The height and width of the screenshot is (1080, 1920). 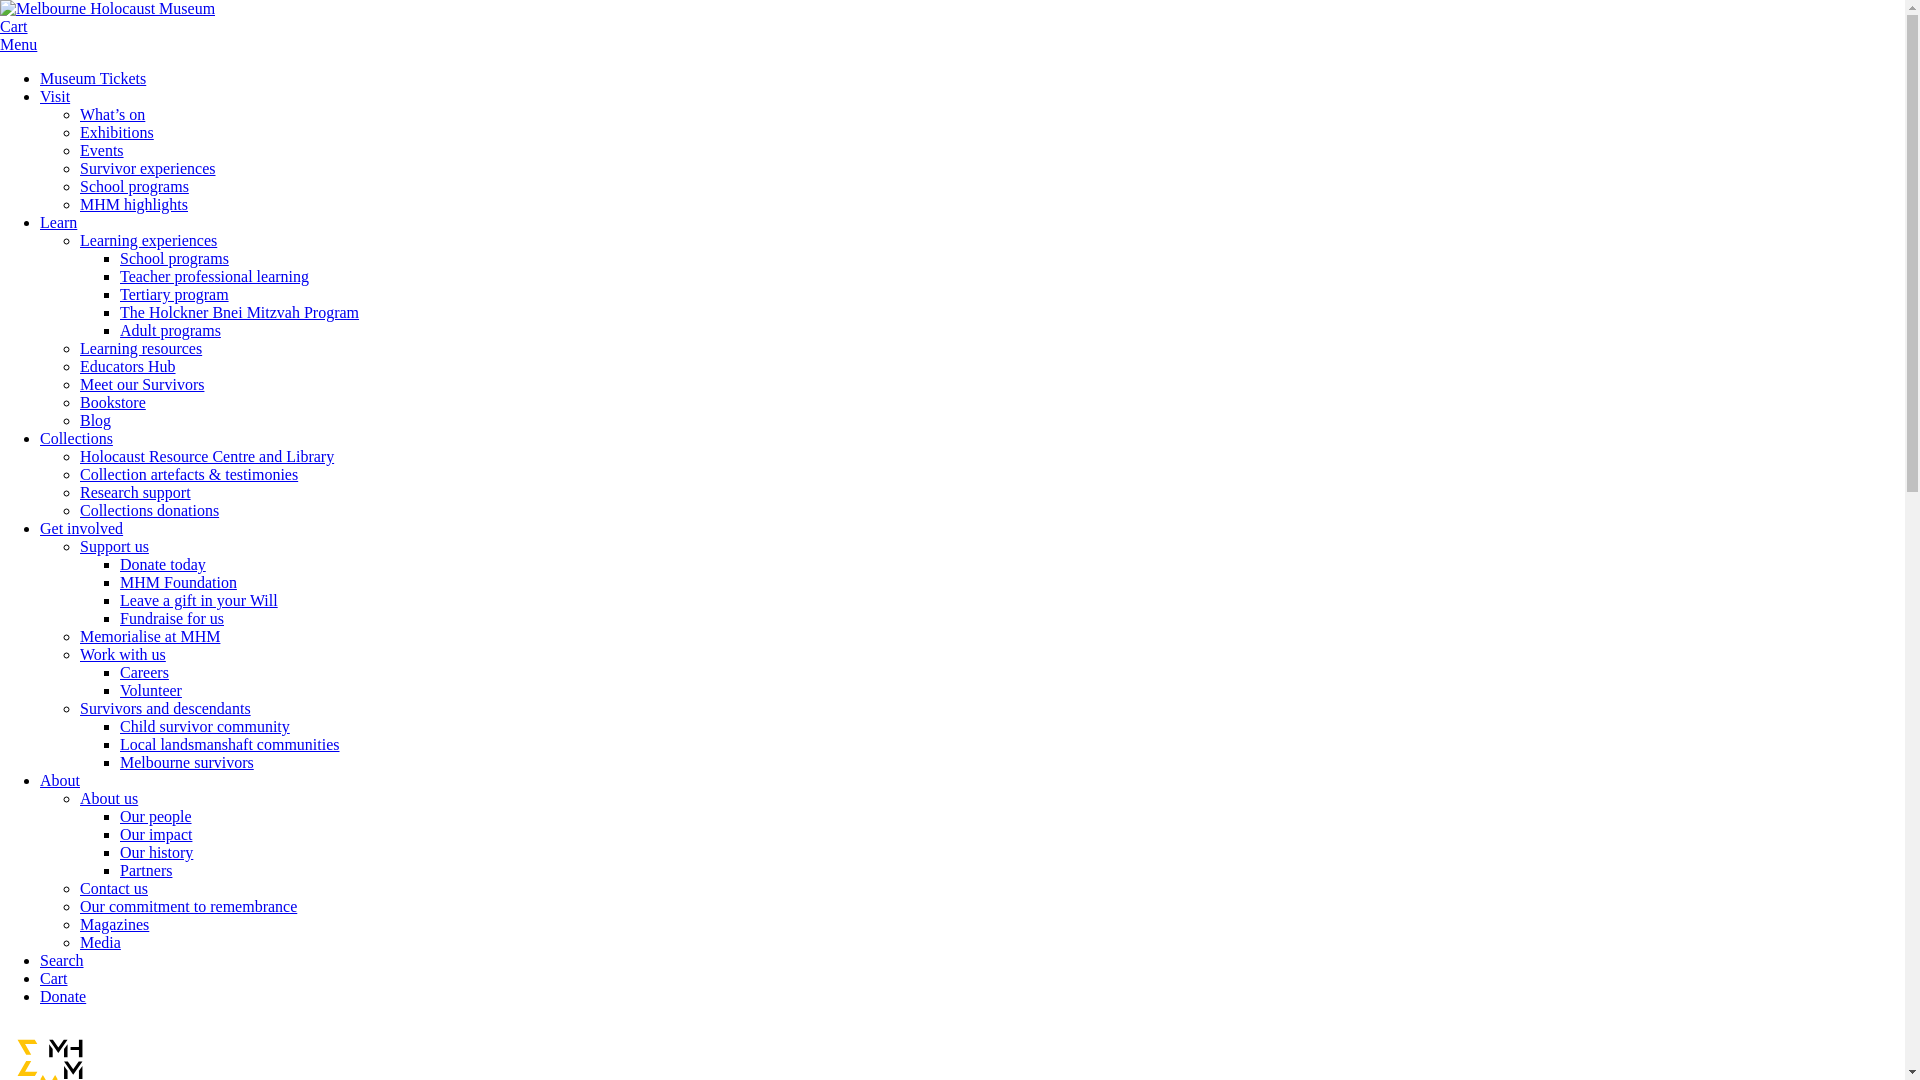 I want to click on 'MHM Foundation', so click(x=178, y=582).